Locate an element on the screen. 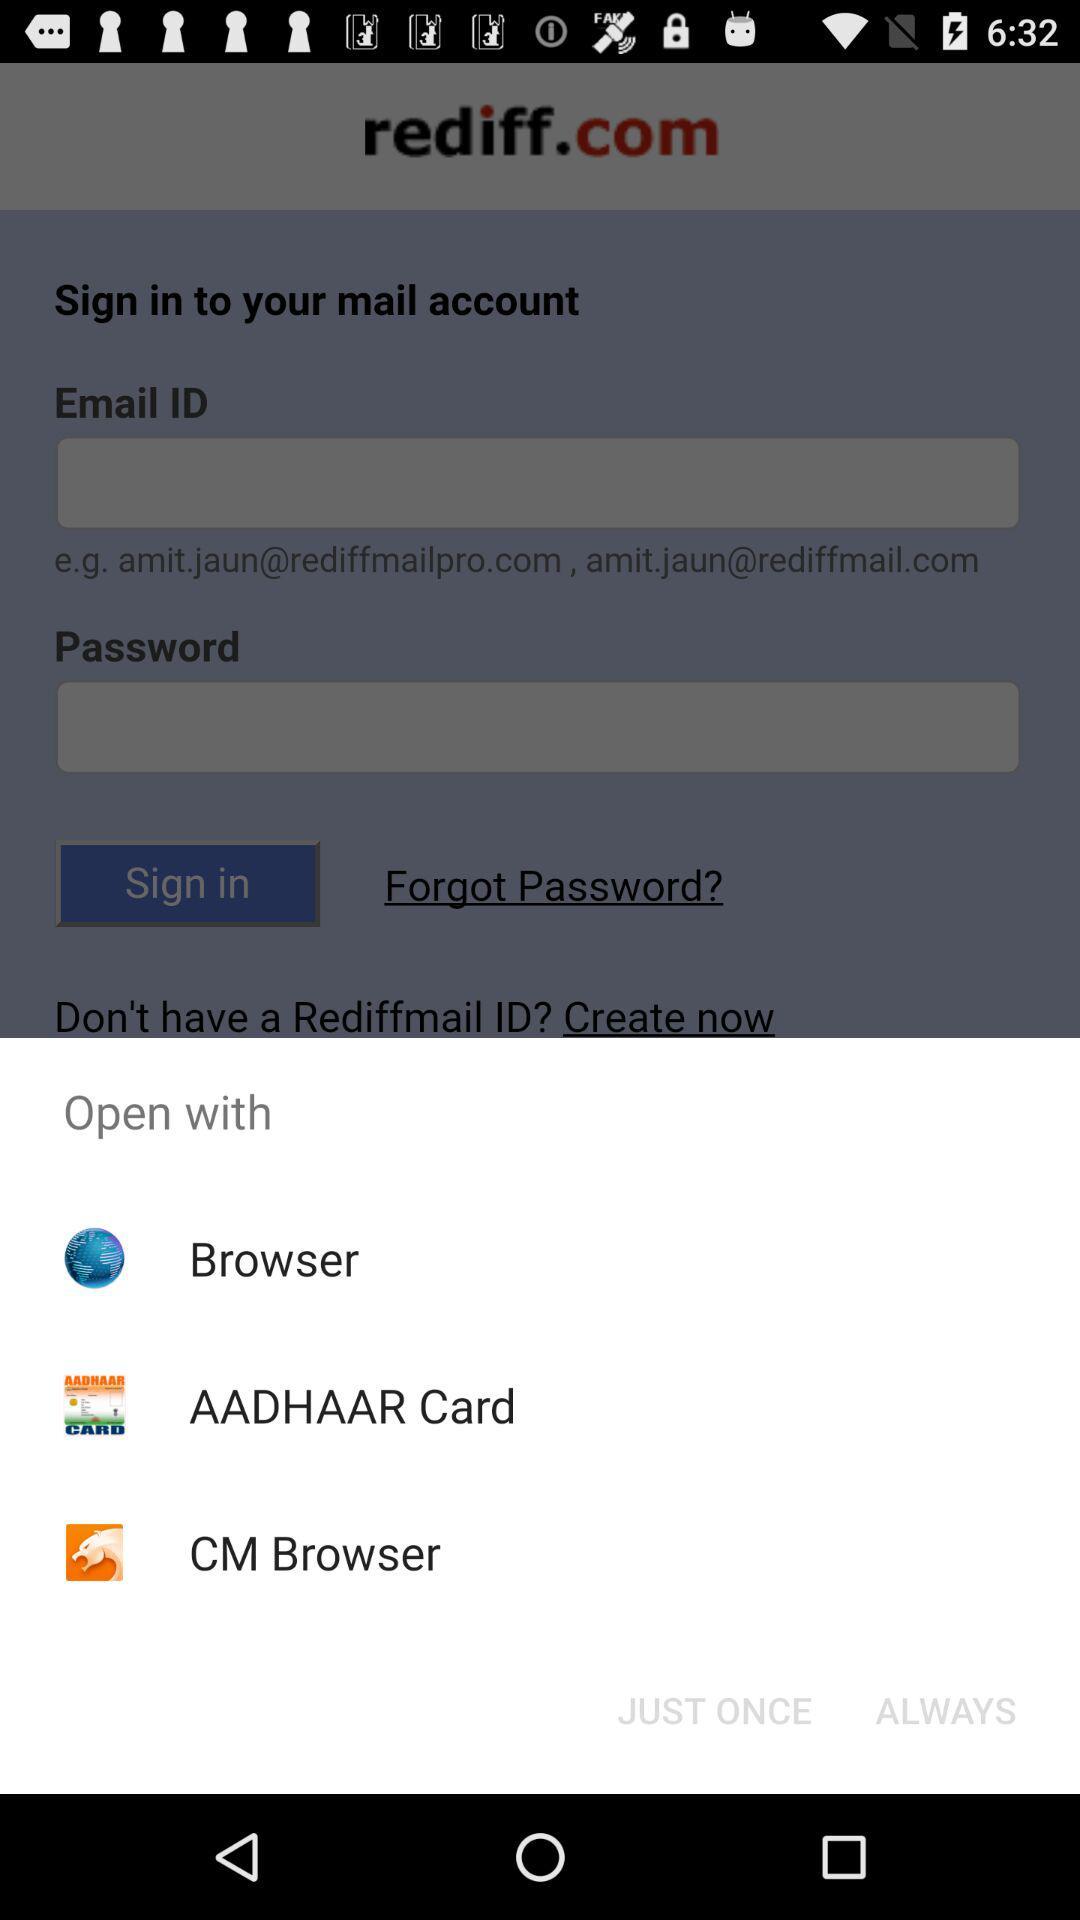 Image resolution: width=1080 pixels, height=1920 pixels. the app below the open with app is located at coordinates (713, 1708).